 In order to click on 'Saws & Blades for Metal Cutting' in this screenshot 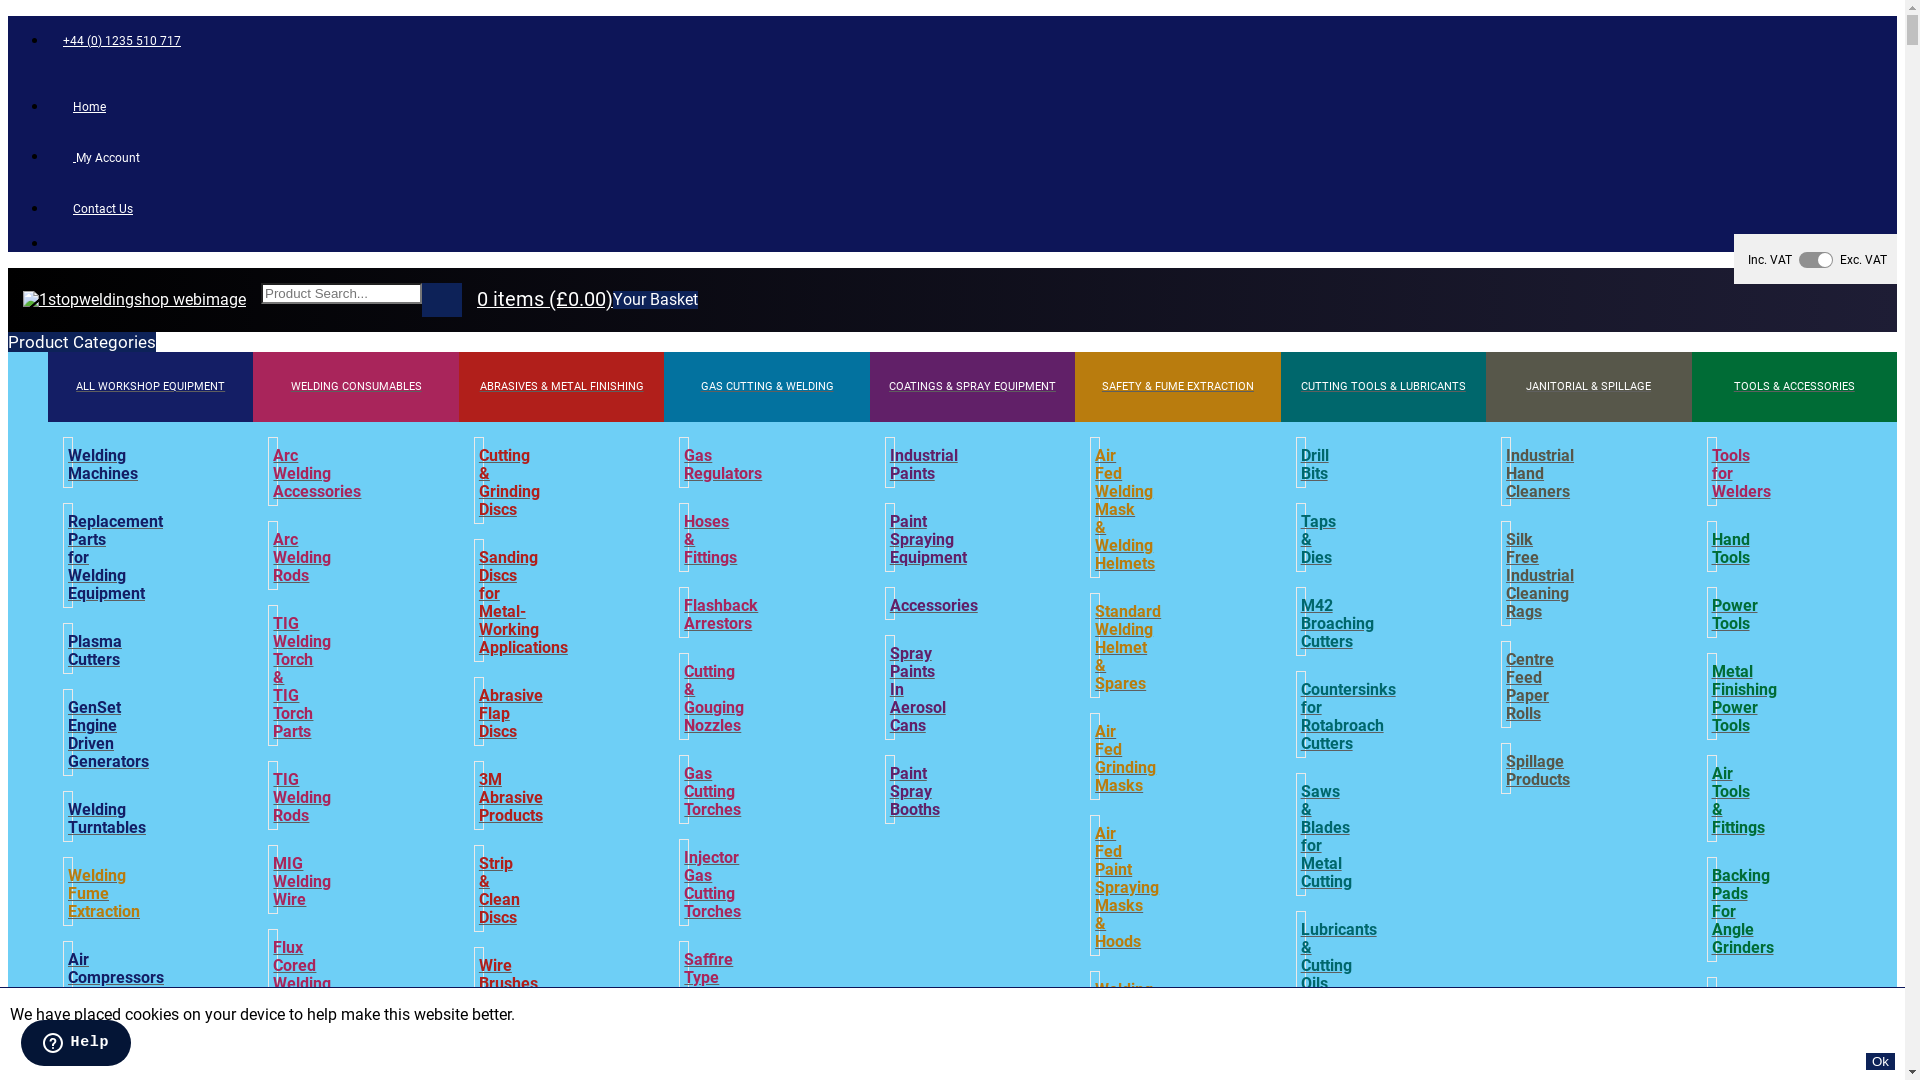, I will do `click(1326, 837)`.